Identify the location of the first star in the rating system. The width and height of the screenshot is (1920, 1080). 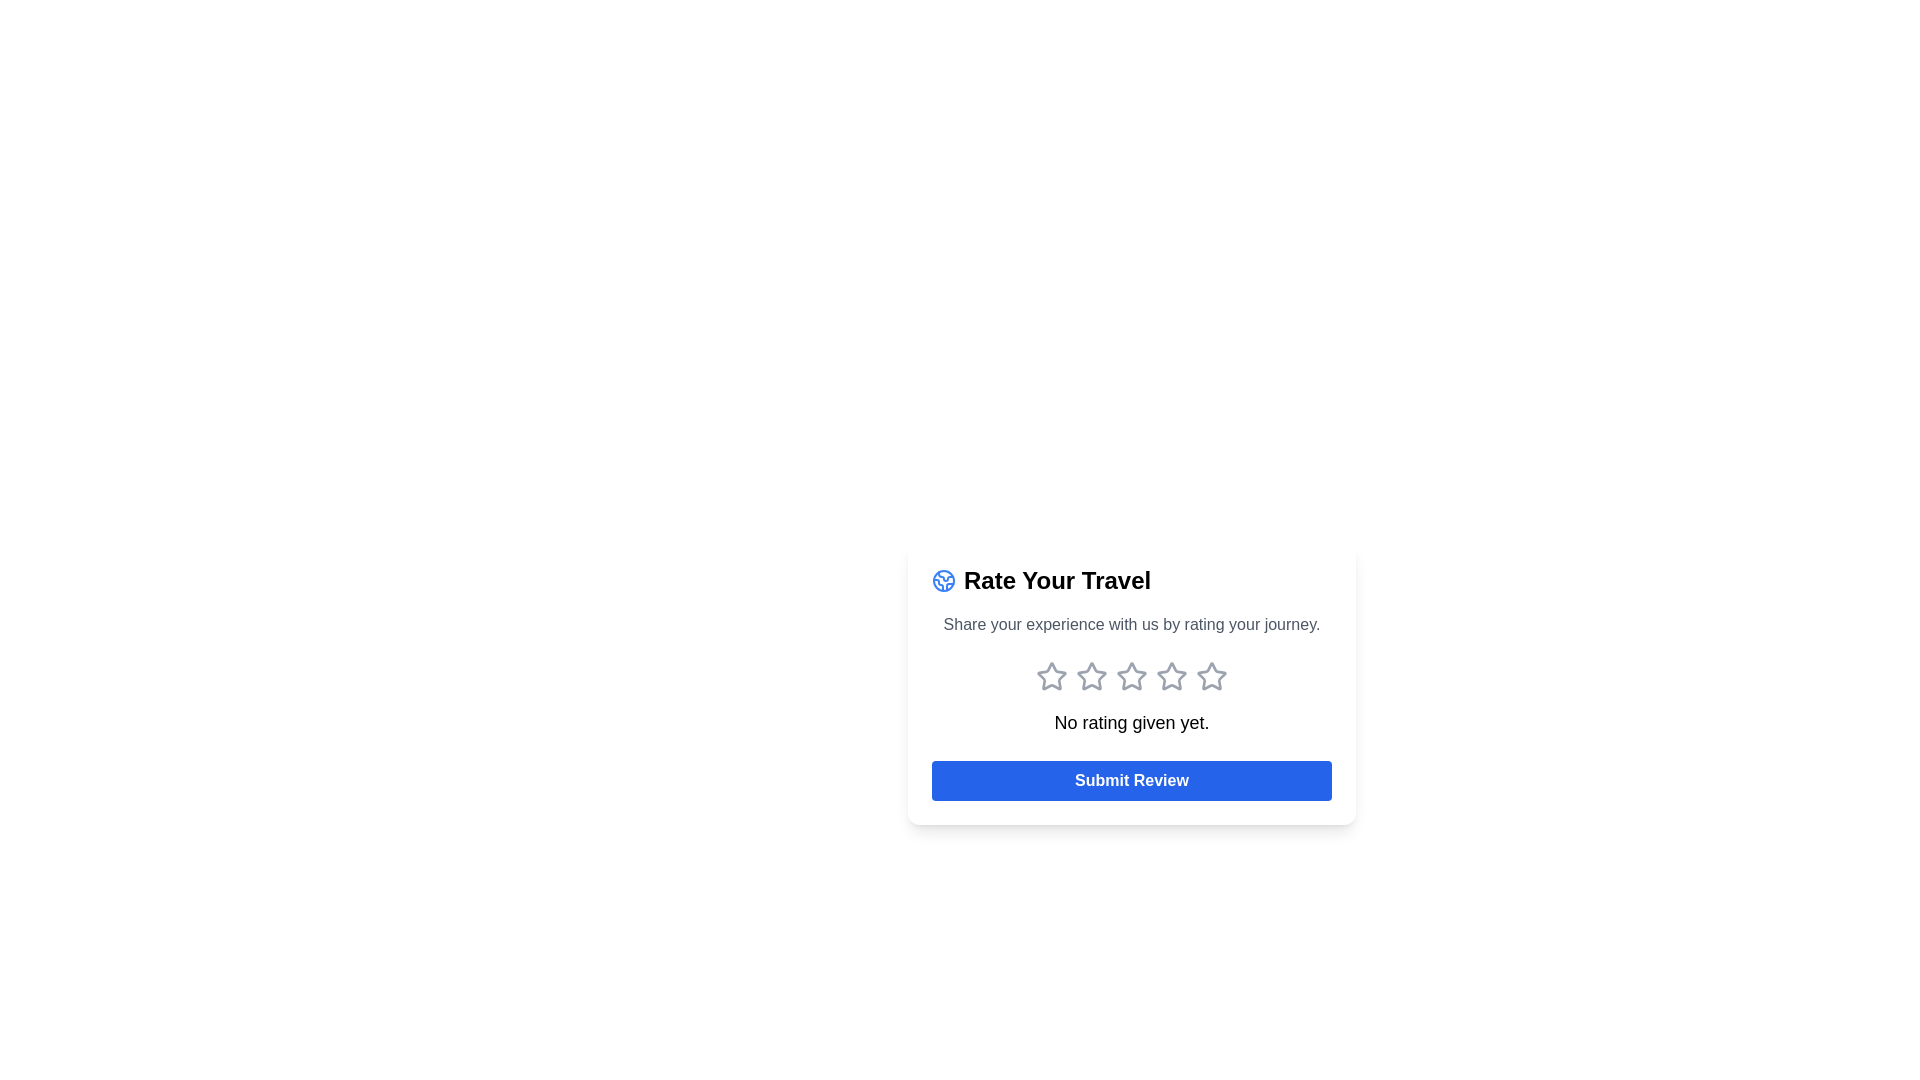
(1089, 675).